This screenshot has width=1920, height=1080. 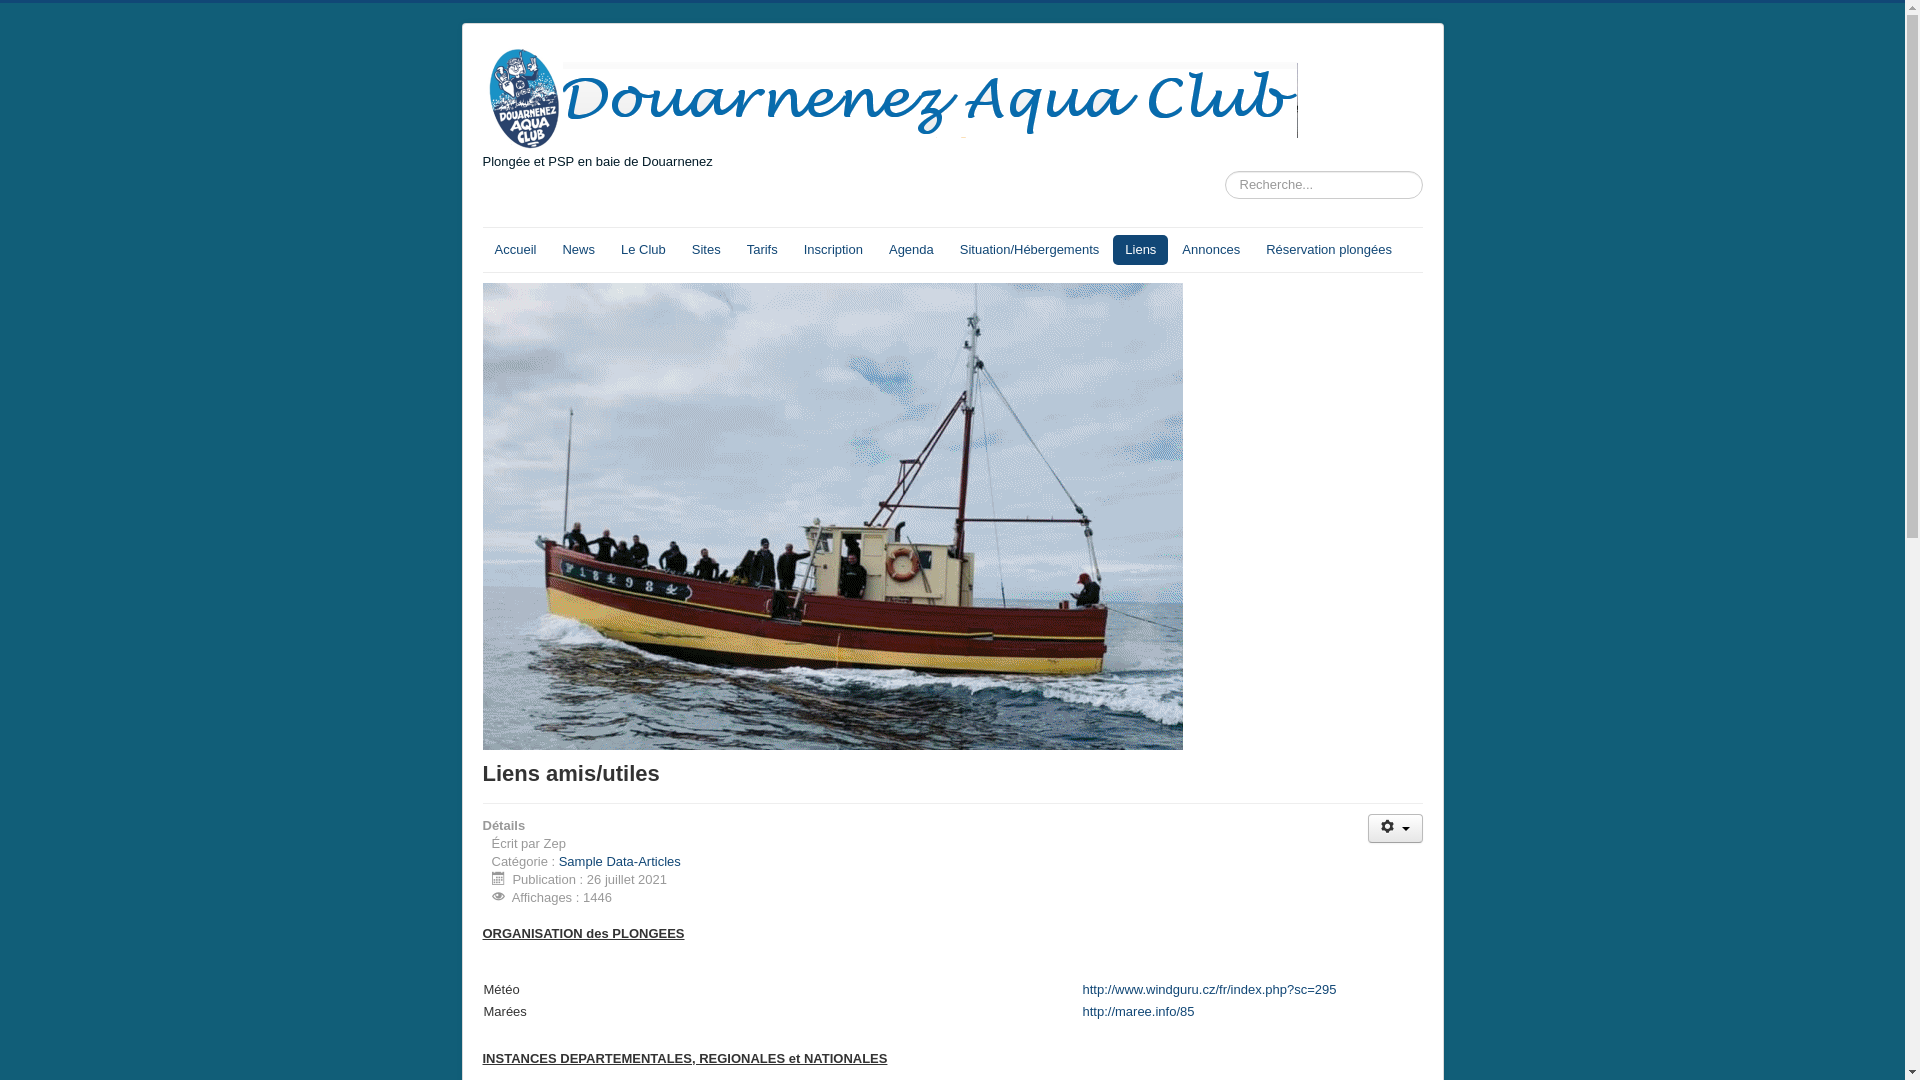 What do you see at coordinates (706, 249) in the screenshot?
I see `'Sites'` at bounding box center [706, 249].